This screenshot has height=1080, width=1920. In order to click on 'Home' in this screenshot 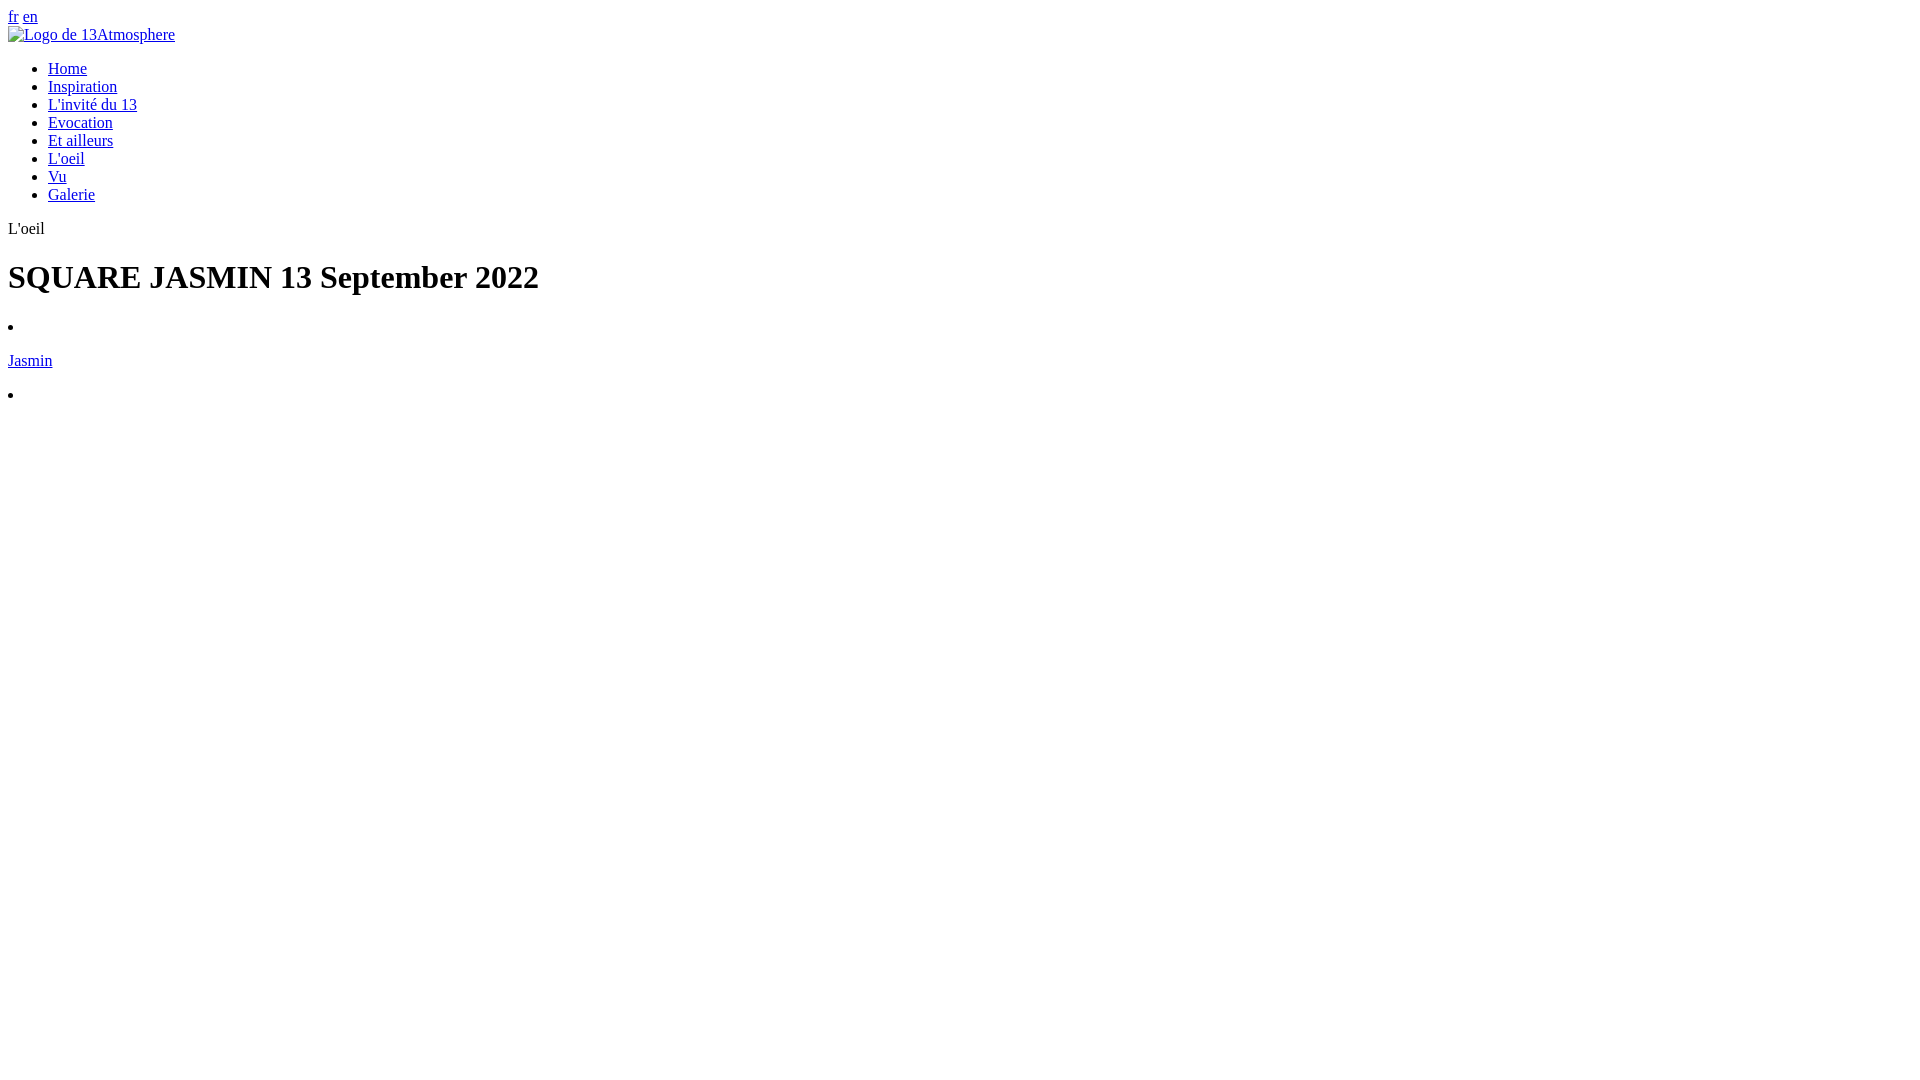, I will do `click(48, 67)`.